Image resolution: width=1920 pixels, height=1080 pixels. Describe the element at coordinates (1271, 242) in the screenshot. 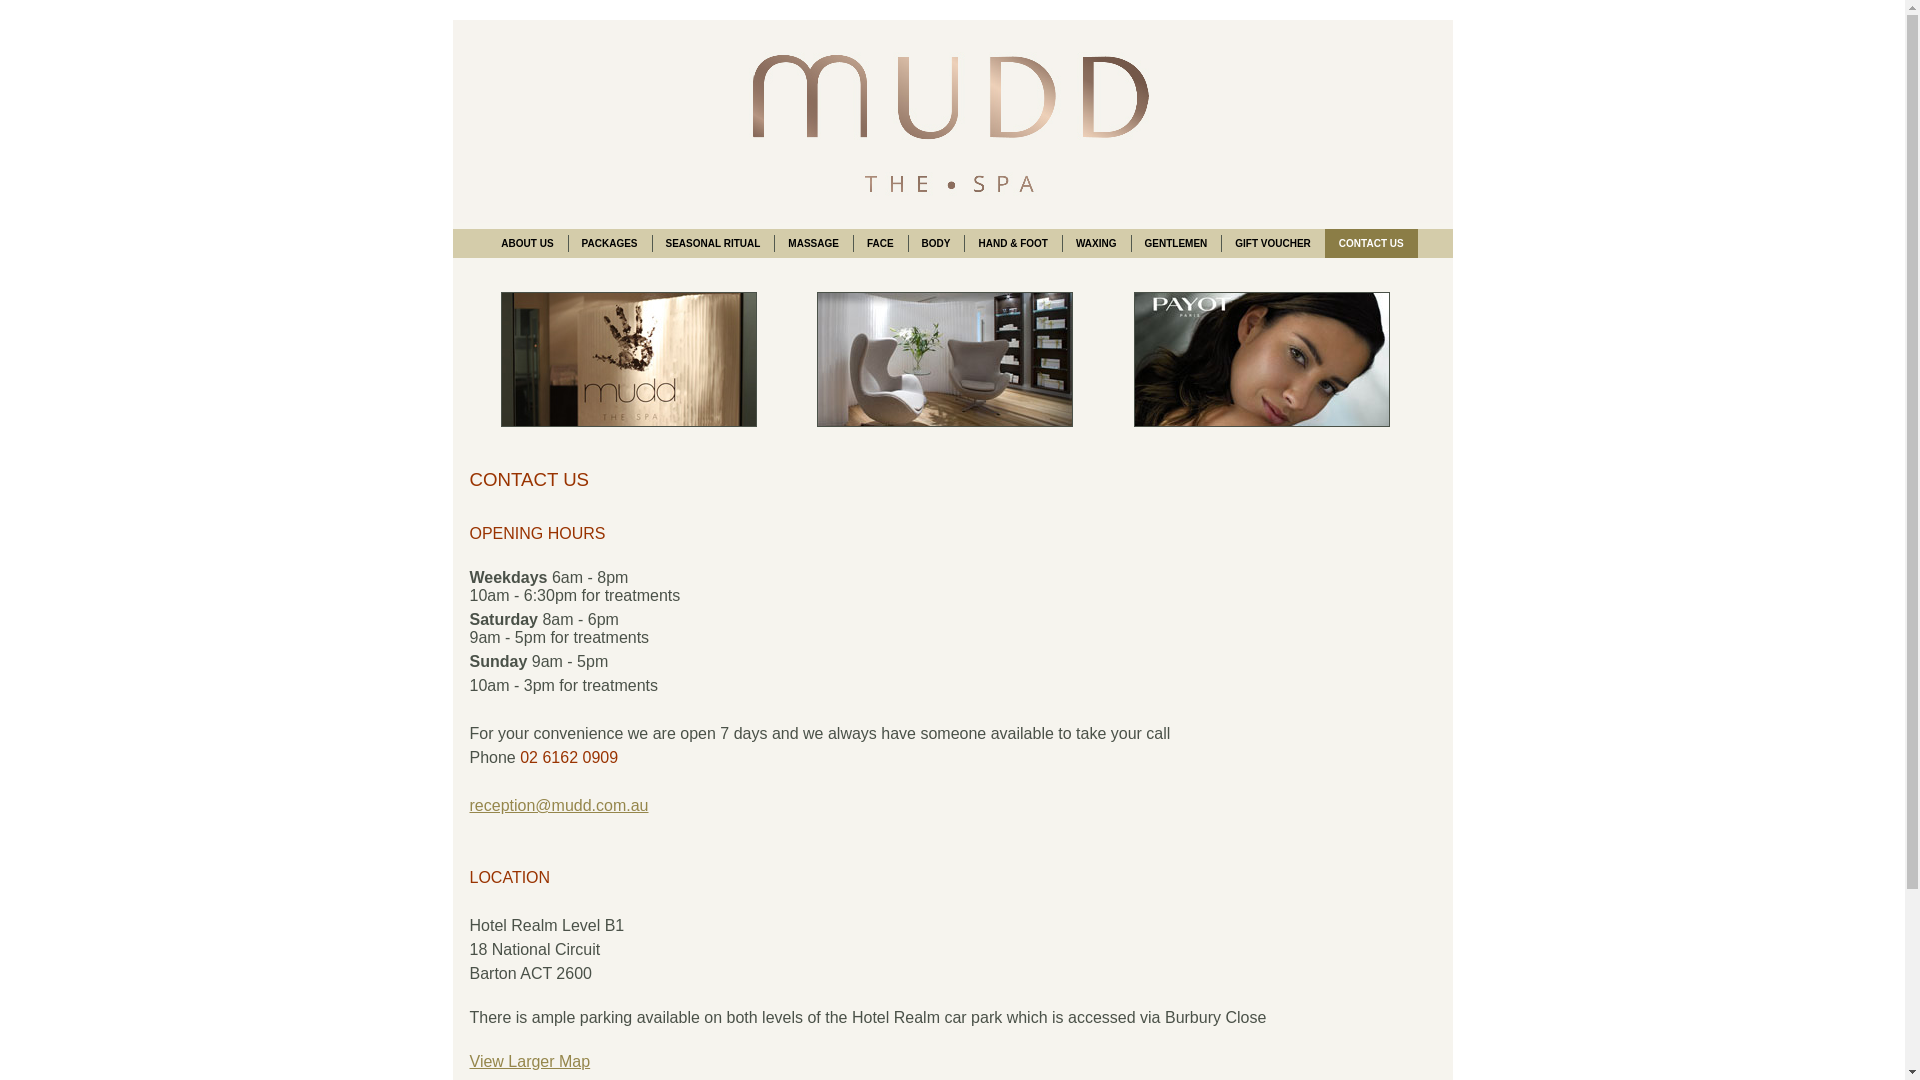

I see `'GIFT VOUCHER'` at that location.